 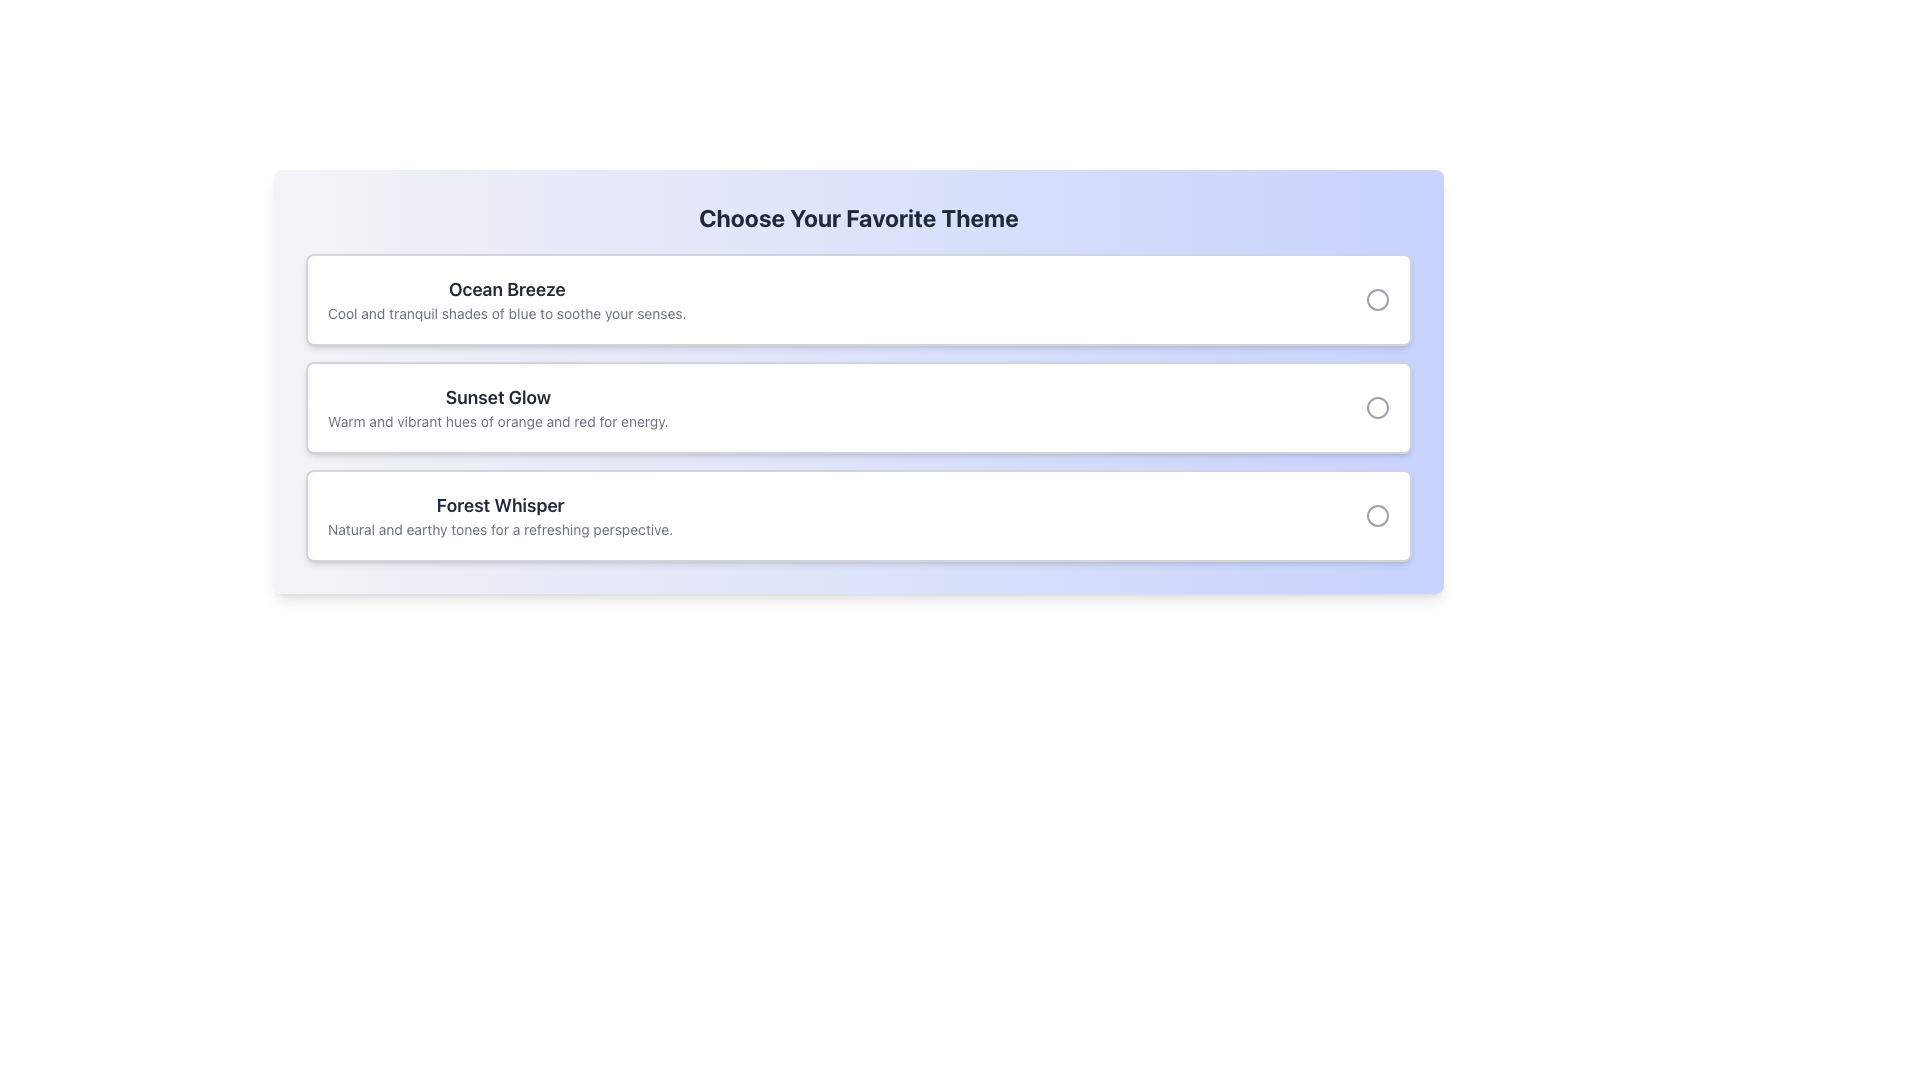 What do you see at coordinates (498, 420) in the screenshot?
I see `the text label that reads 'Warm and vibrant hues of orange and red for energy.' located beneath the title 'Sunset Glow' in the second card of a vertical stack` at bounding box center [498, 420].